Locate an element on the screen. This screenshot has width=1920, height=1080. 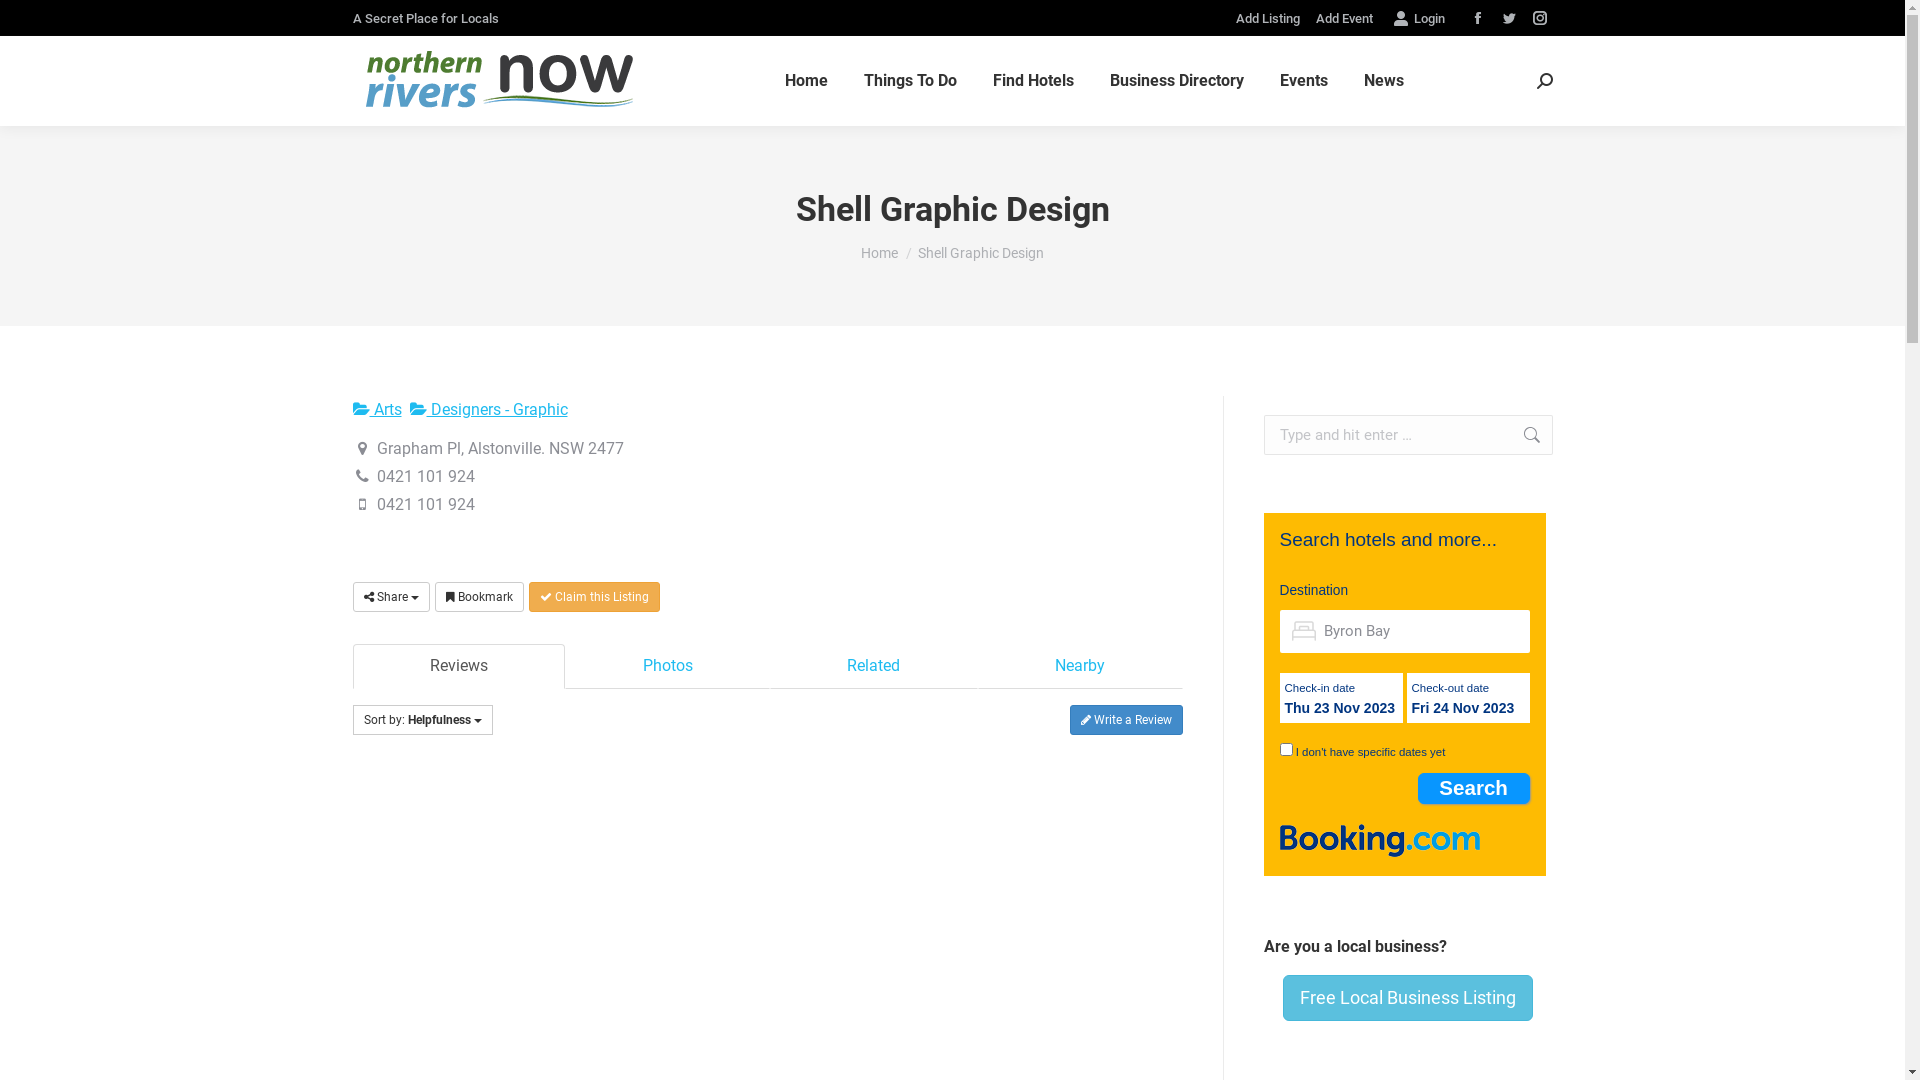
'Facebook page opens in new window' is located at coordinates (1464, 18).